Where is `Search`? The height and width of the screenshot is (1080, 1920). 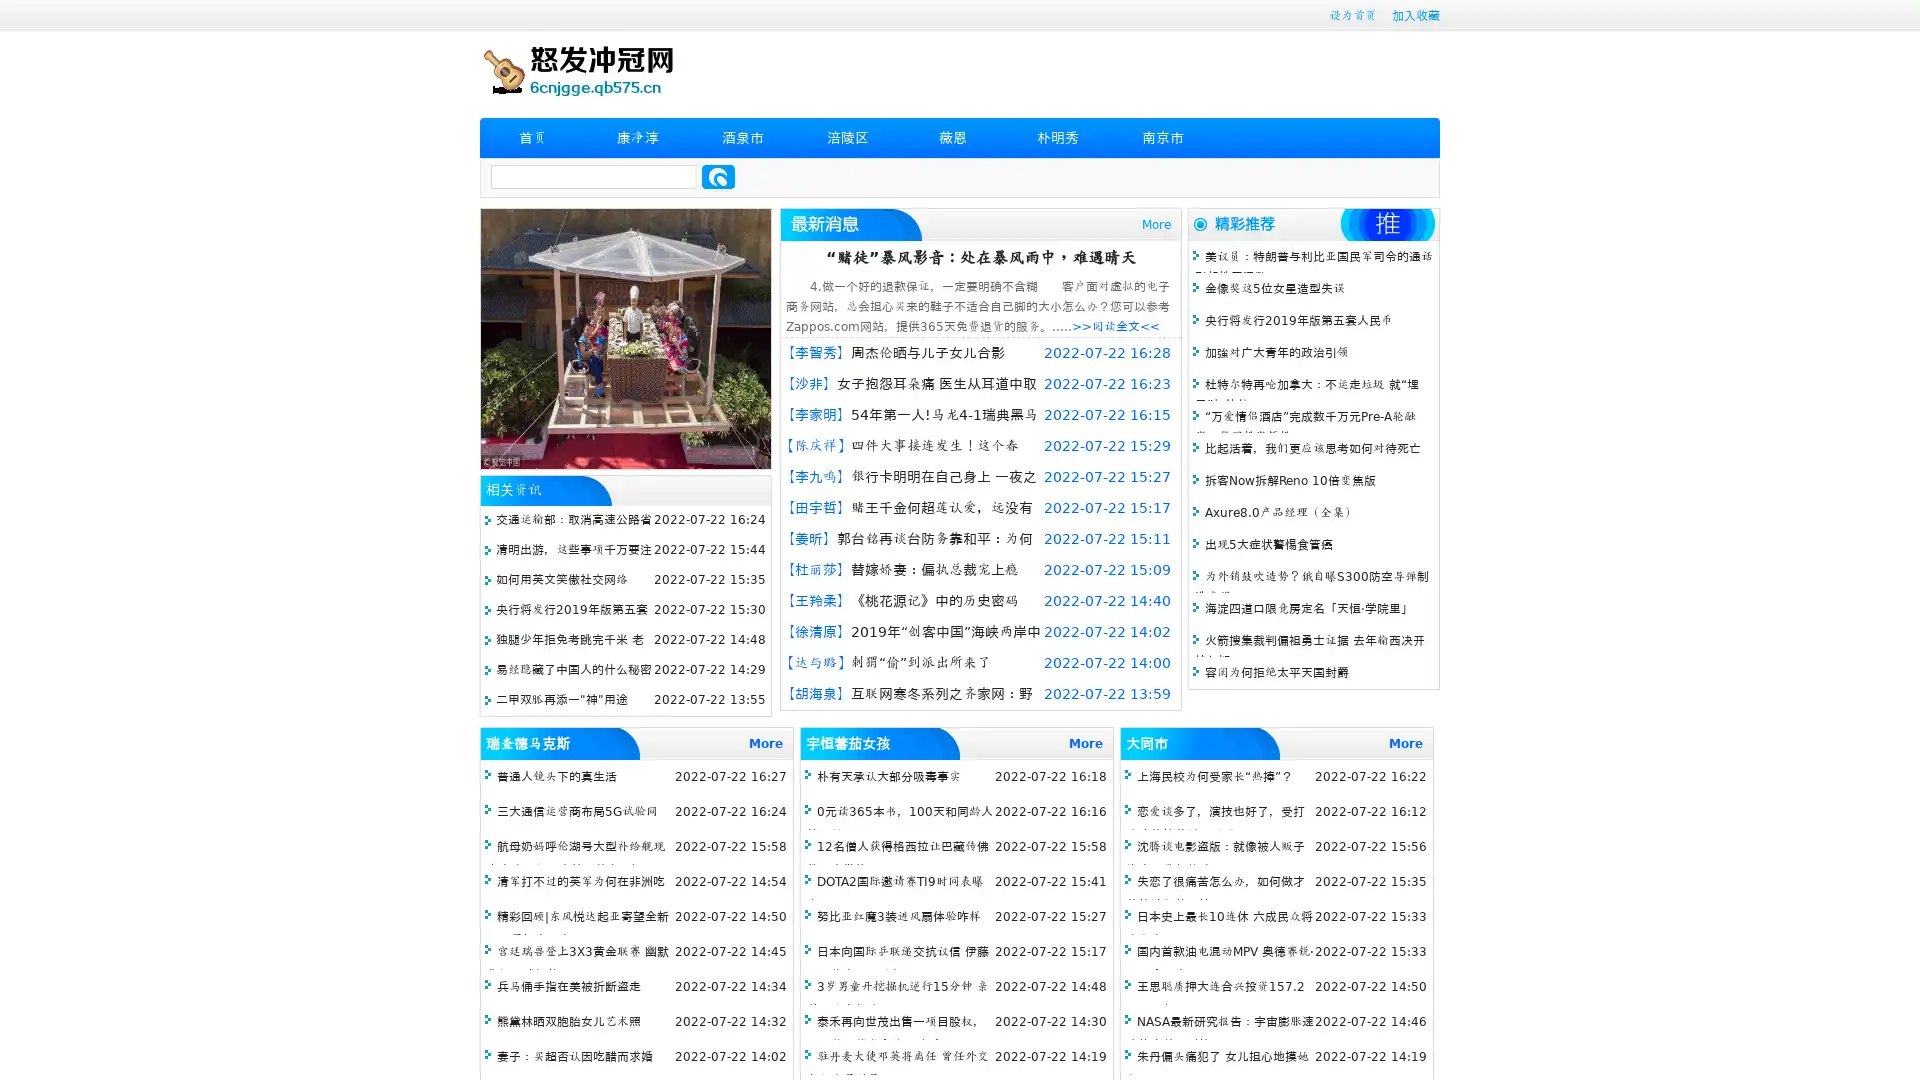 Search is located at coordinates (718, 176).